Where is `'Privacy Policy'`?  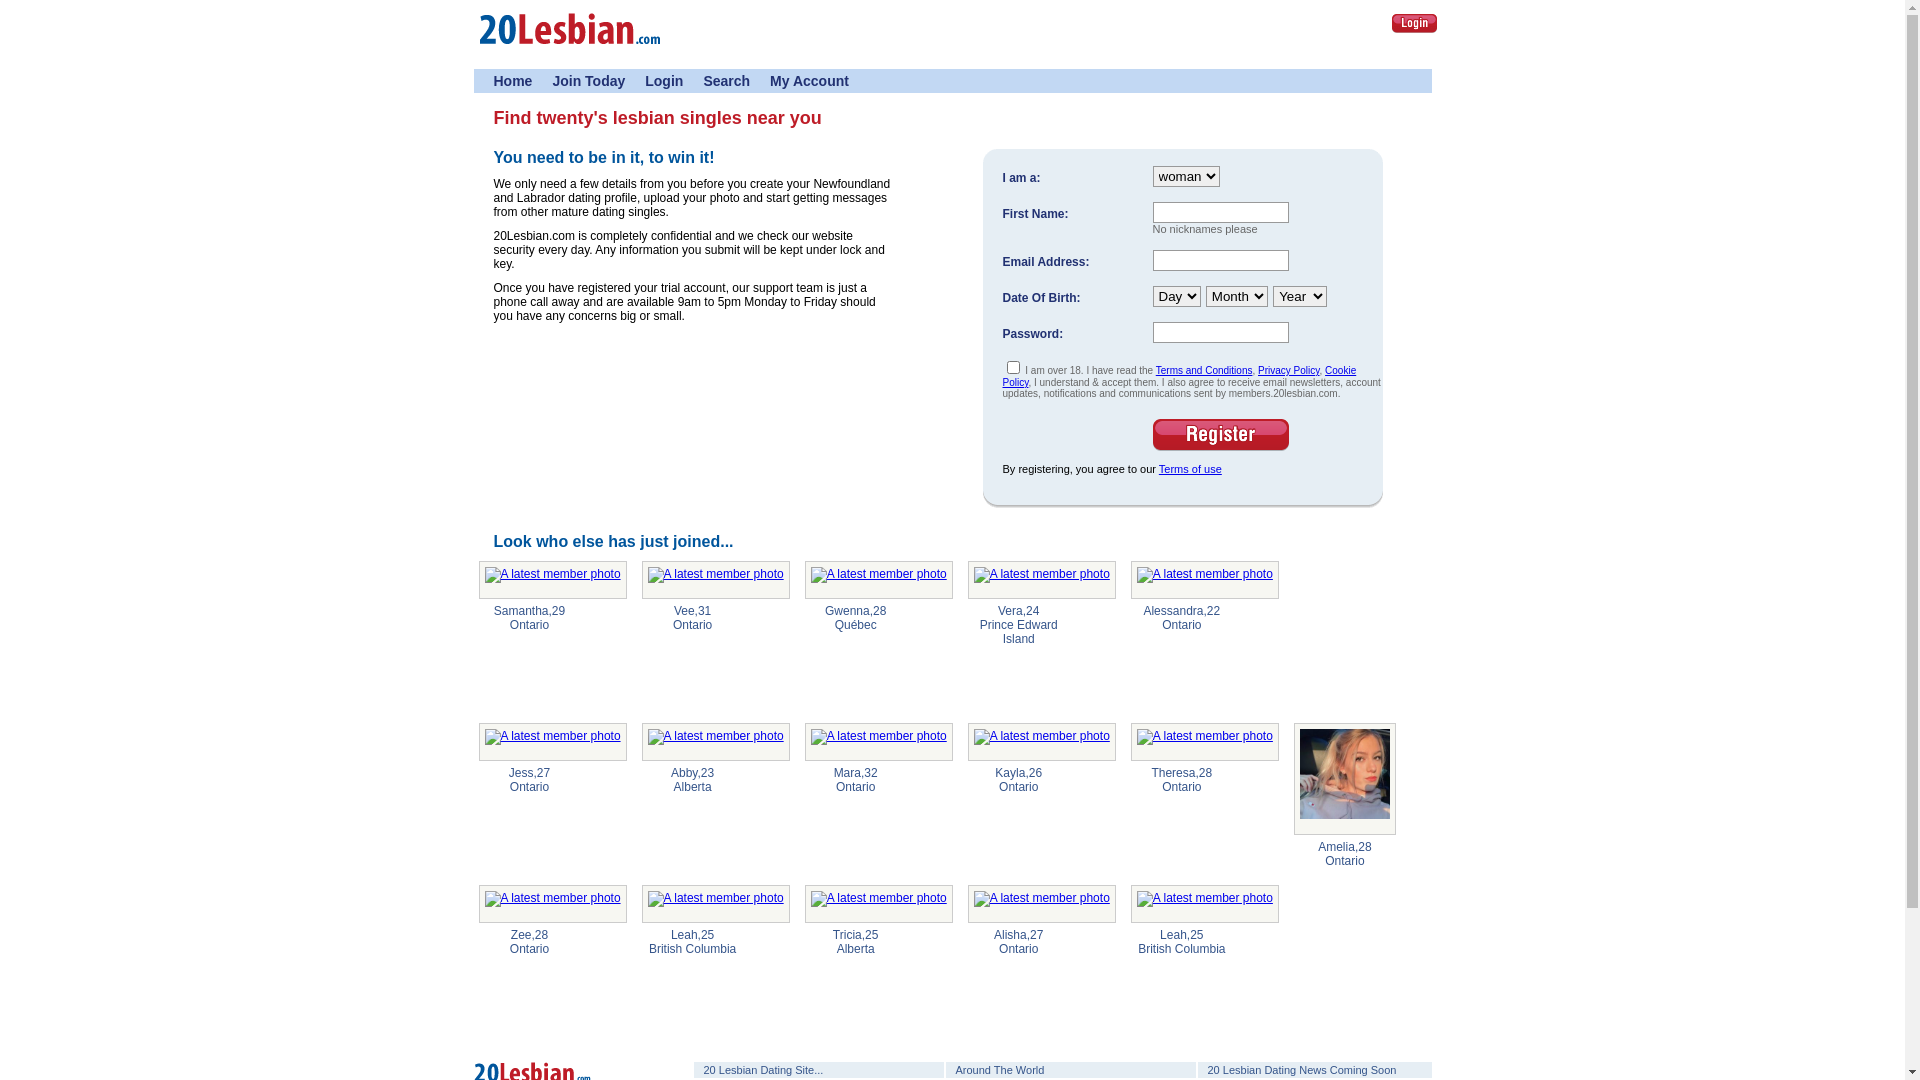 'Privacy Policy' is located at coordinates (1289, 370).